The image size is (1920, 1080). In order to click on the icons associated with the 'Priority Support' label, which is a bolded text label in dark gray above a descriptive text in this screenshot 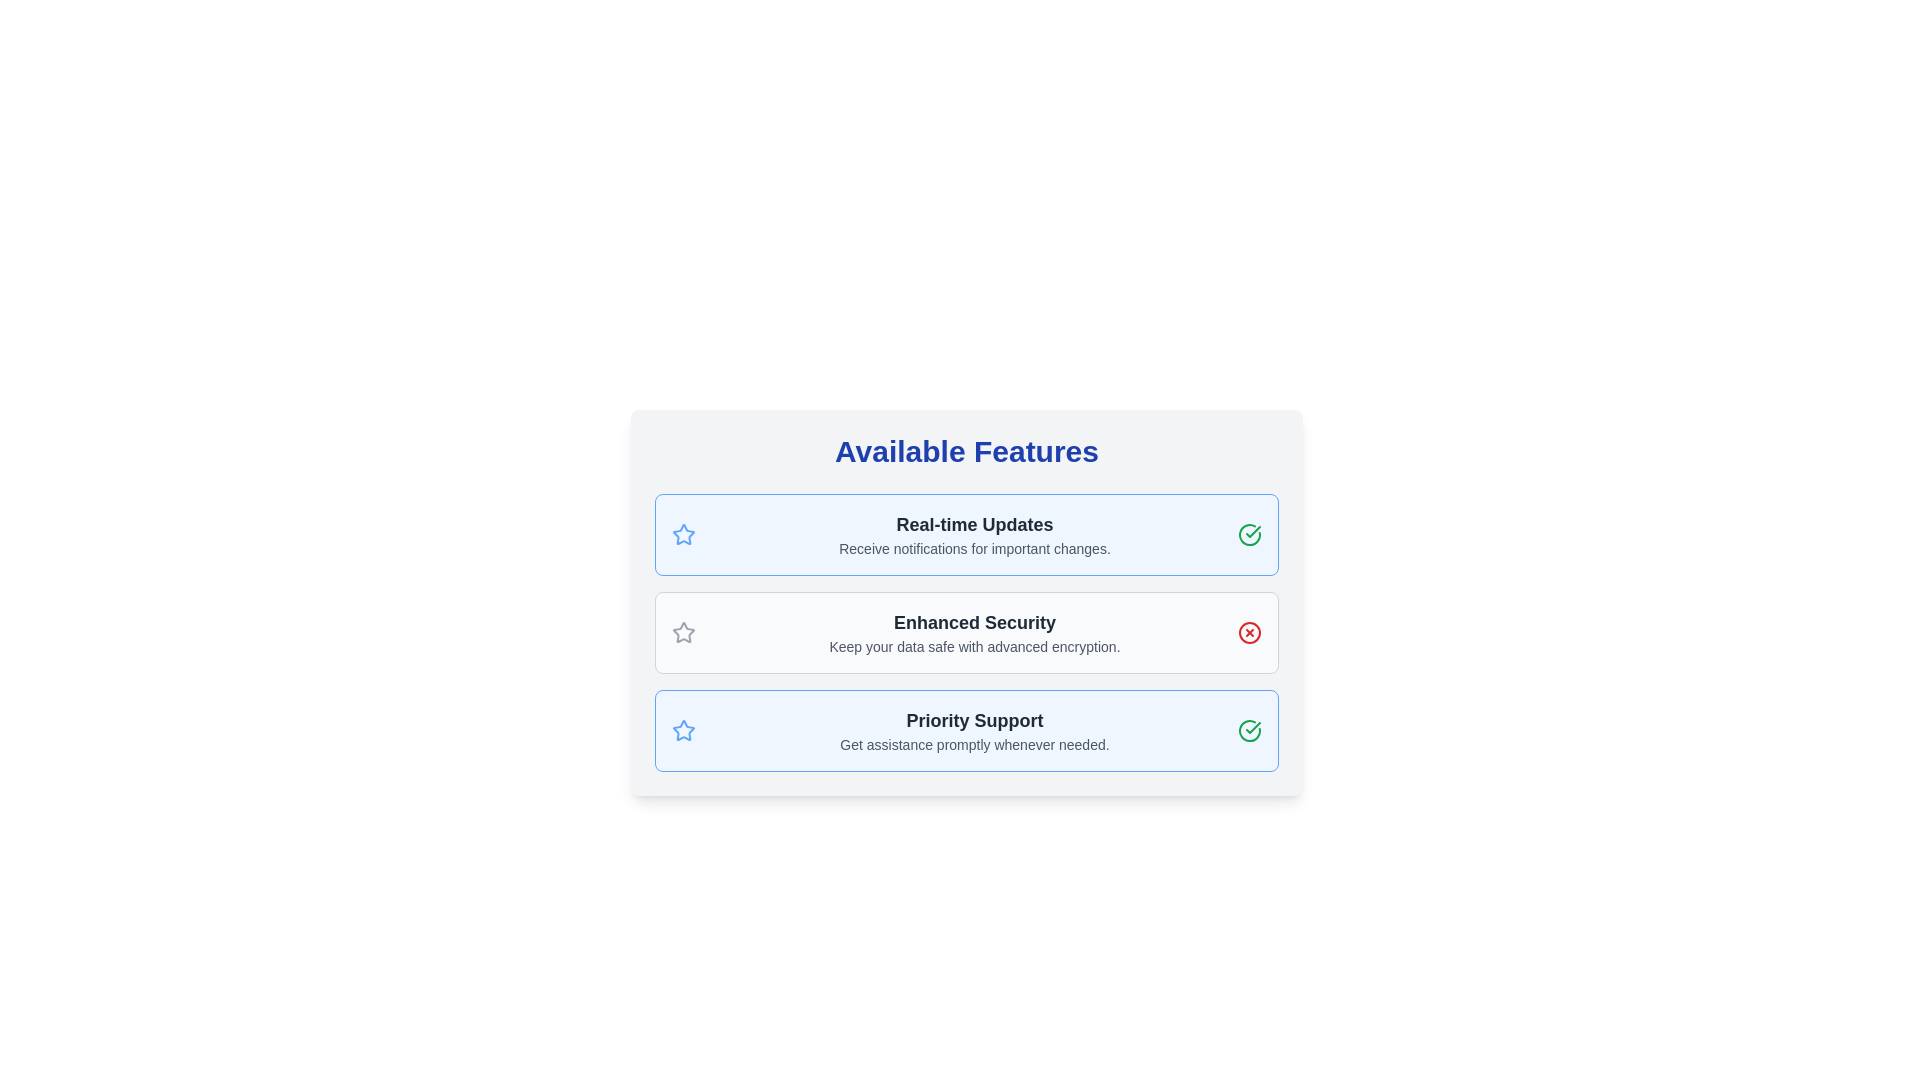, I will do `click(974, 721)`.